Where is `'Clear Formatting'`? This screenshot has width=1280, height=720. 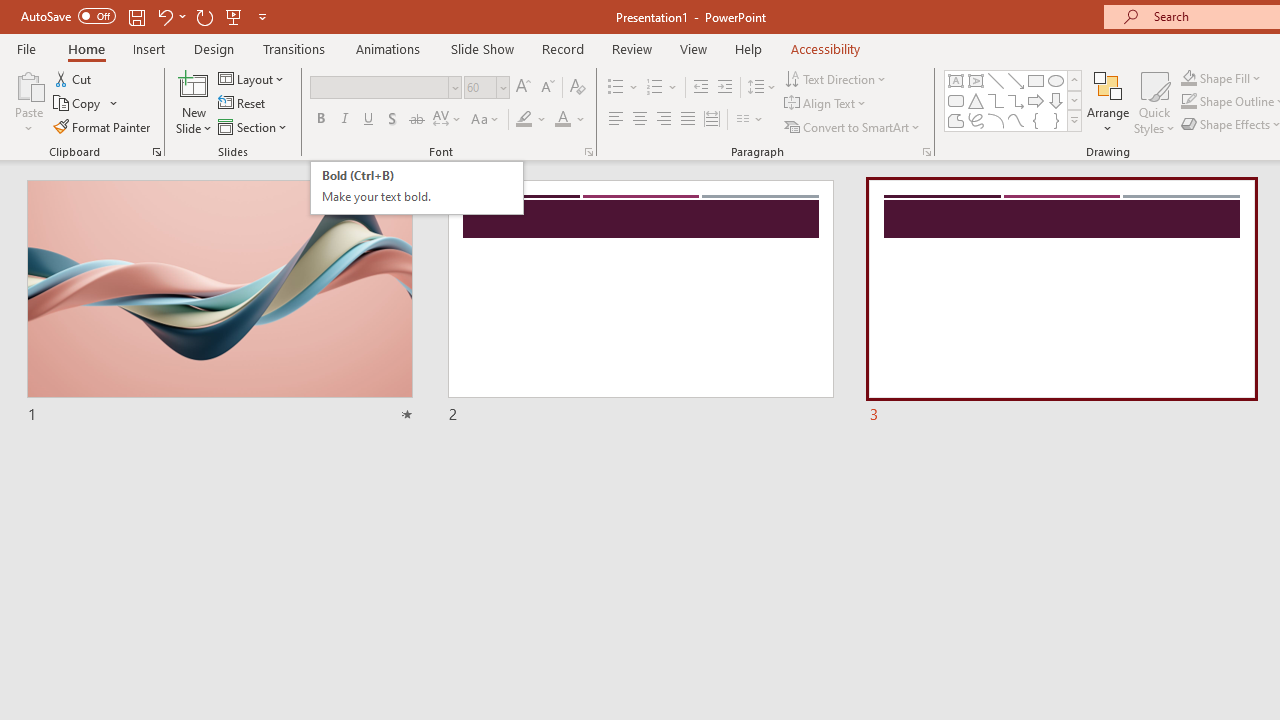 'Clear Formatting' is located at coordinates (576, 86).